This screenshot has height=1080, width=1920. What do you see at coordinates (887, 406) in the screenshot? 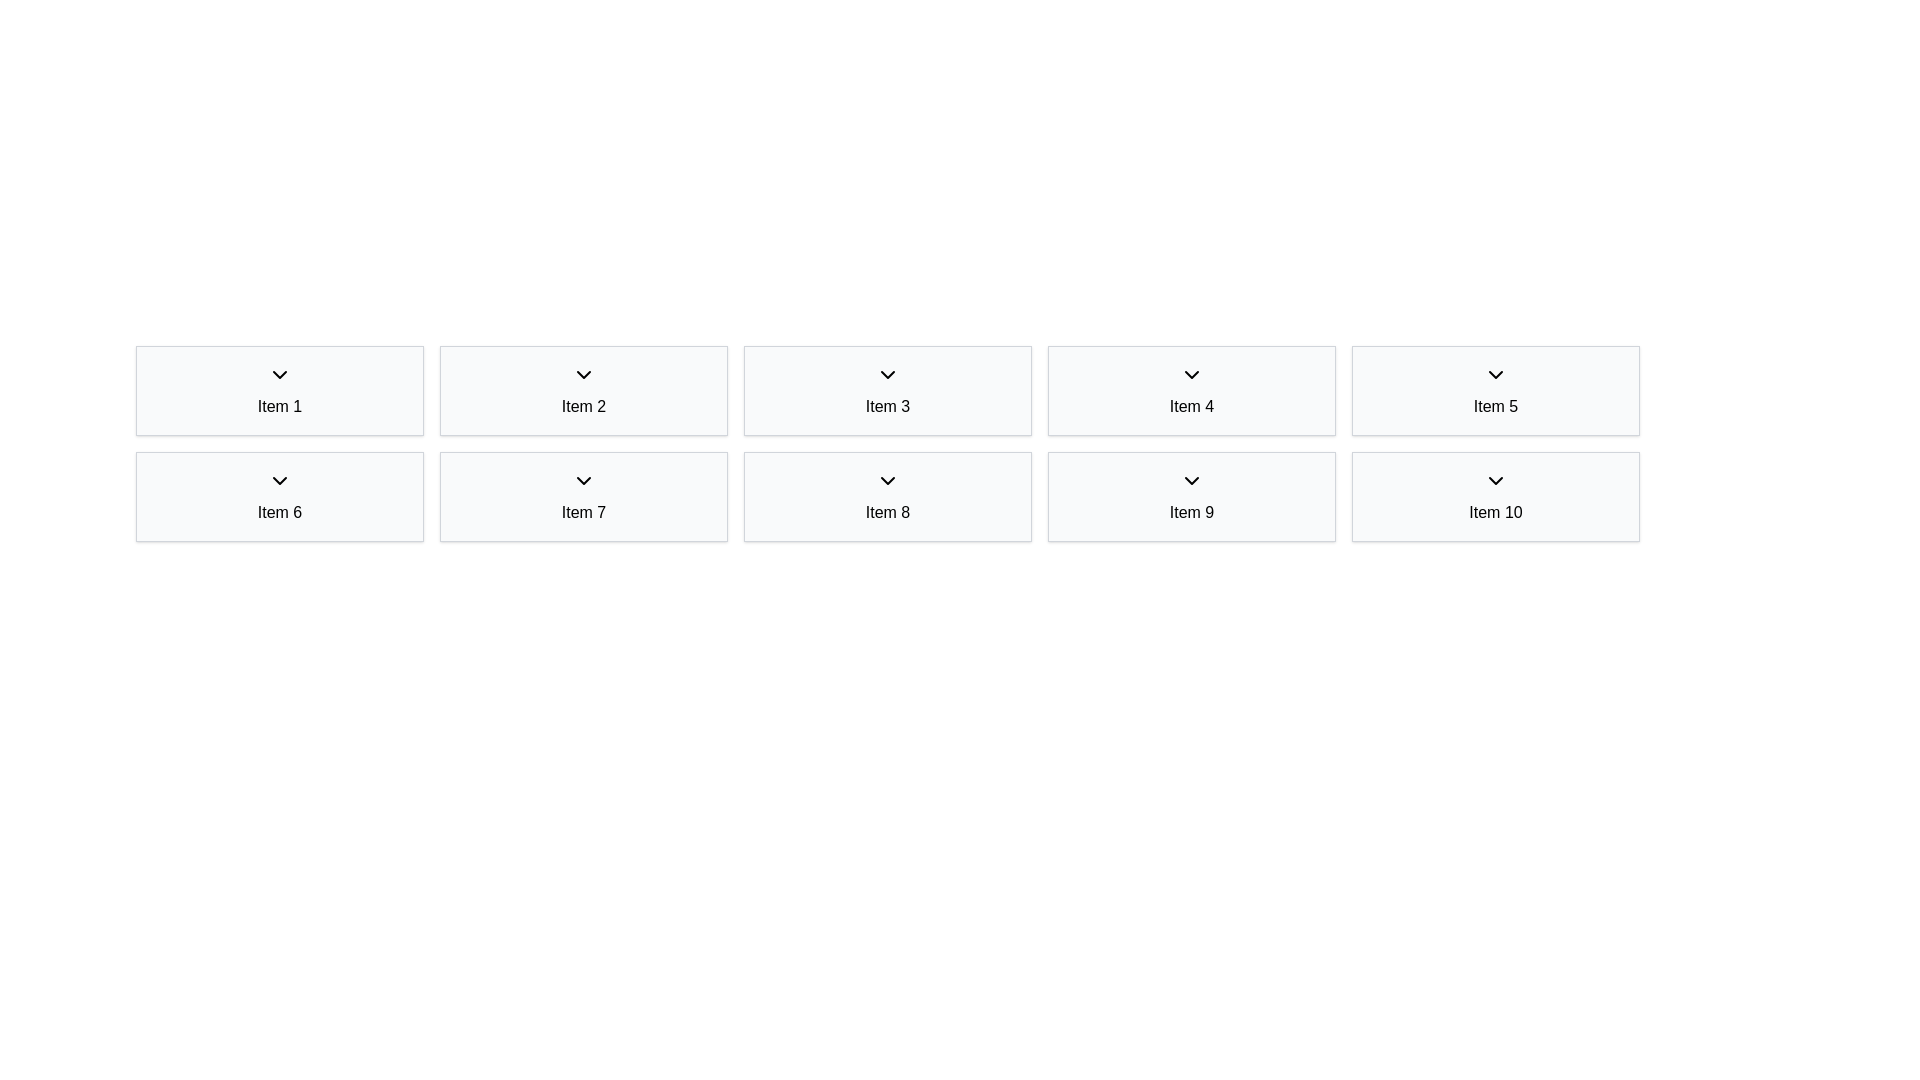
I see `the Text Label located in the third card from the left in the top row of the grid layout, which identifies the content or function of the associated card` at bounding box center [887, 406].